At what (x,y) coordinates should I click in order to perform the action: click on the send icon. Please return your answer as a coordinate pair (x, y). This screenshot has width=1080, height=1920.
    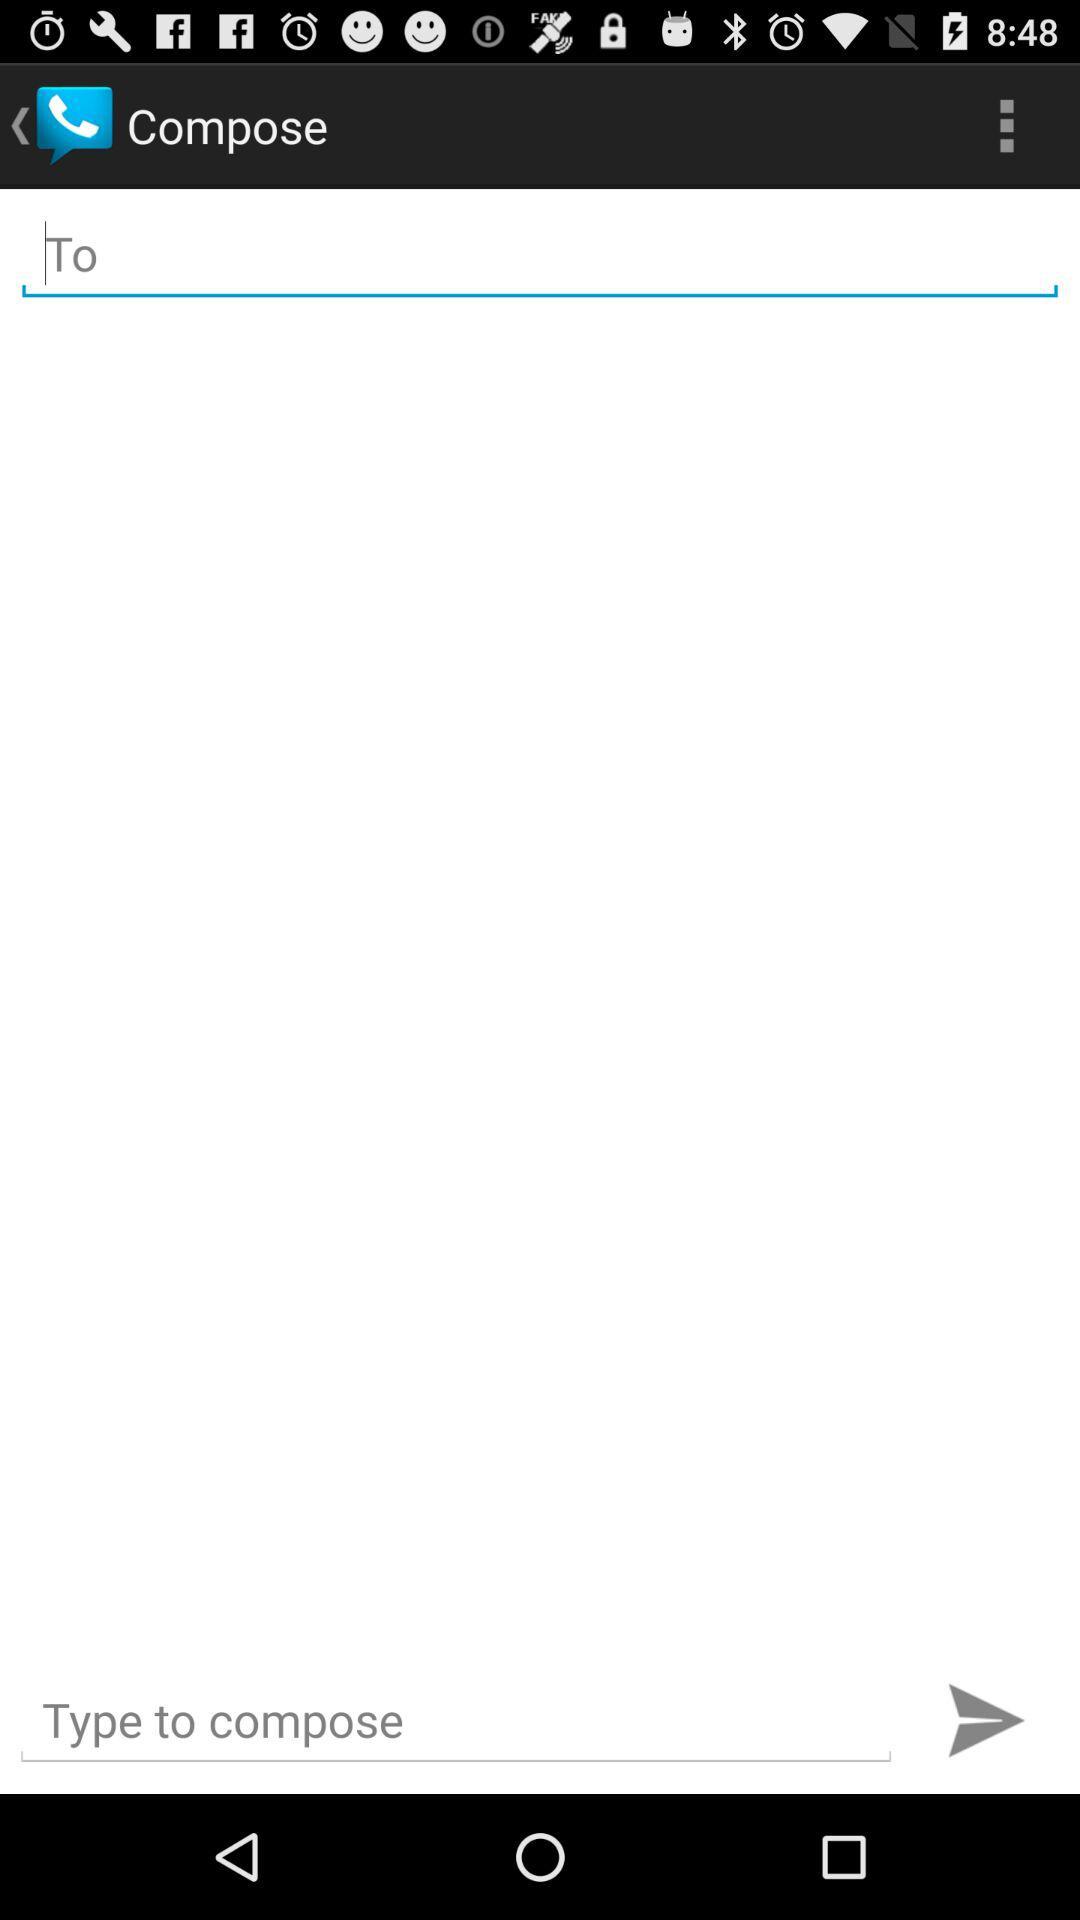
    Looking at the image, I should click on (984, 1840).